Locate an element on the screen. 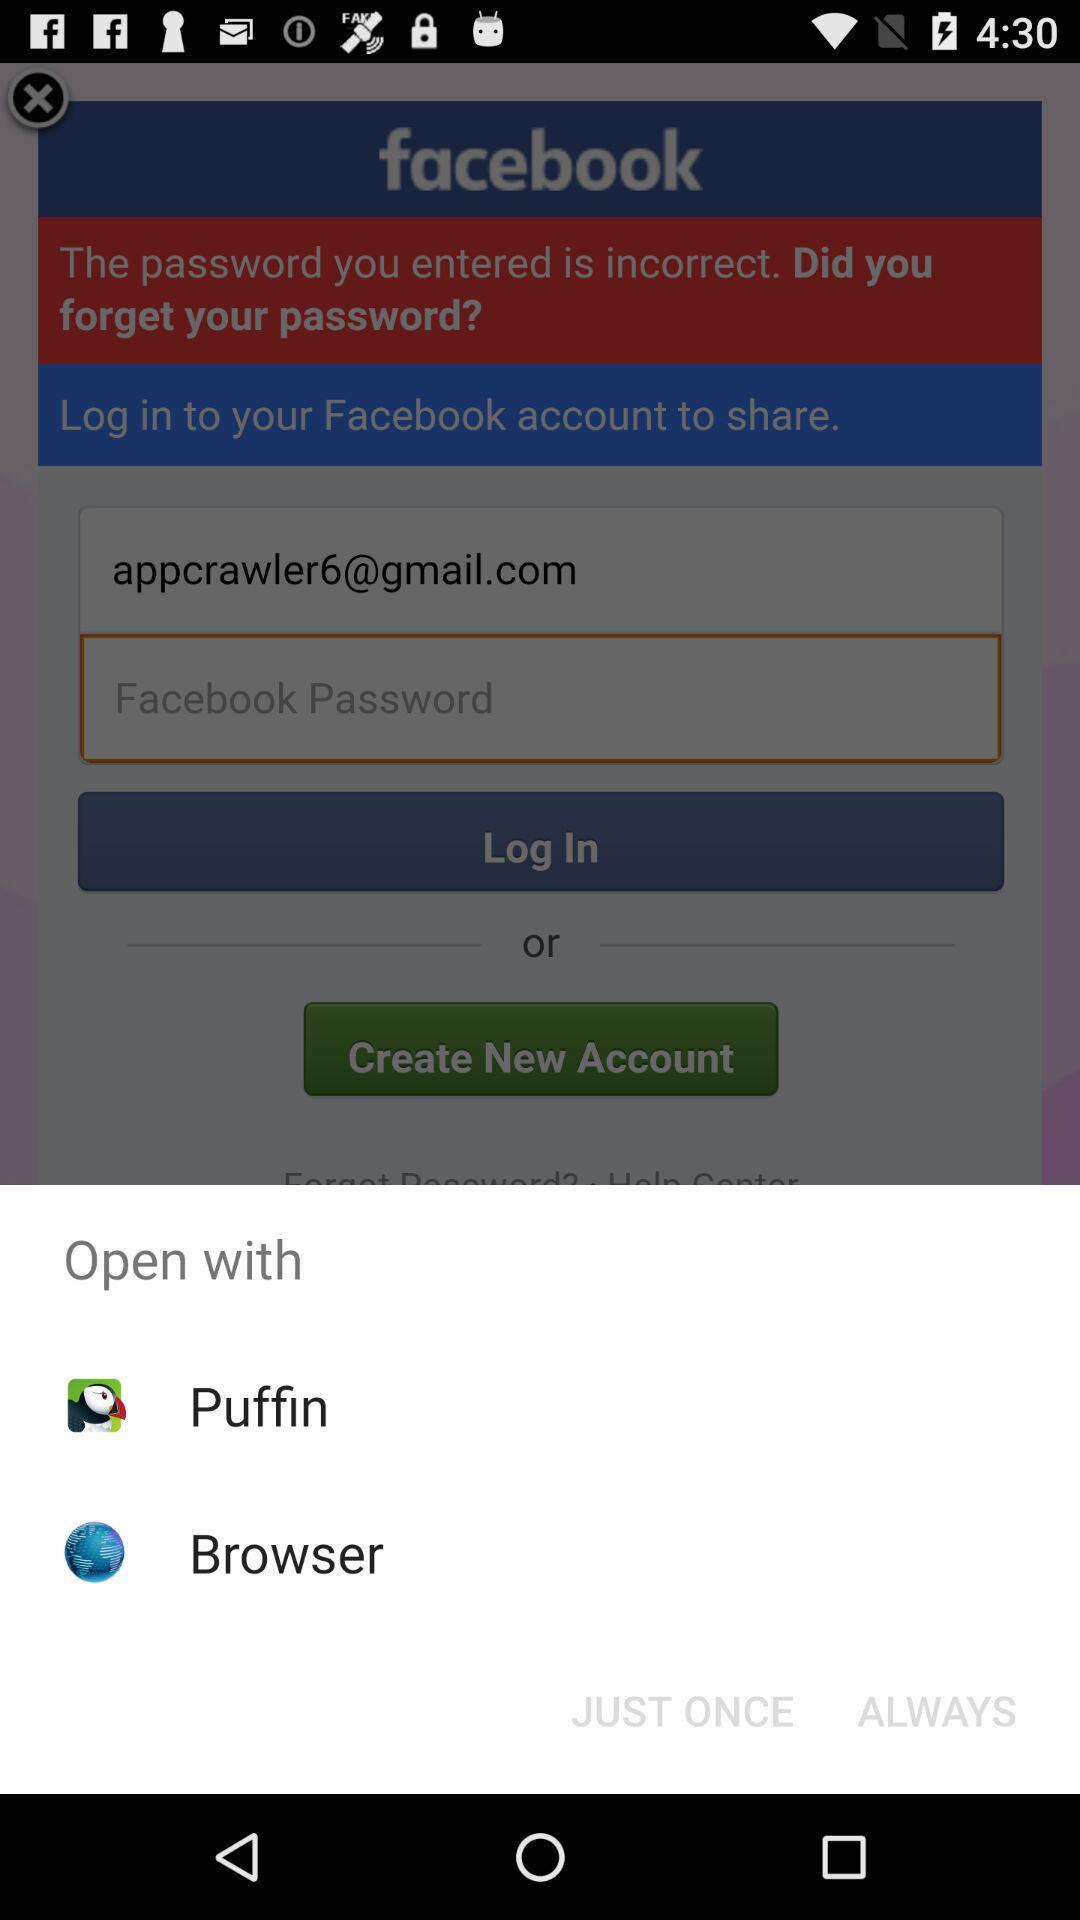 The image size is (1080, 1920). item below open with item is located at coordinates (937, 1708).